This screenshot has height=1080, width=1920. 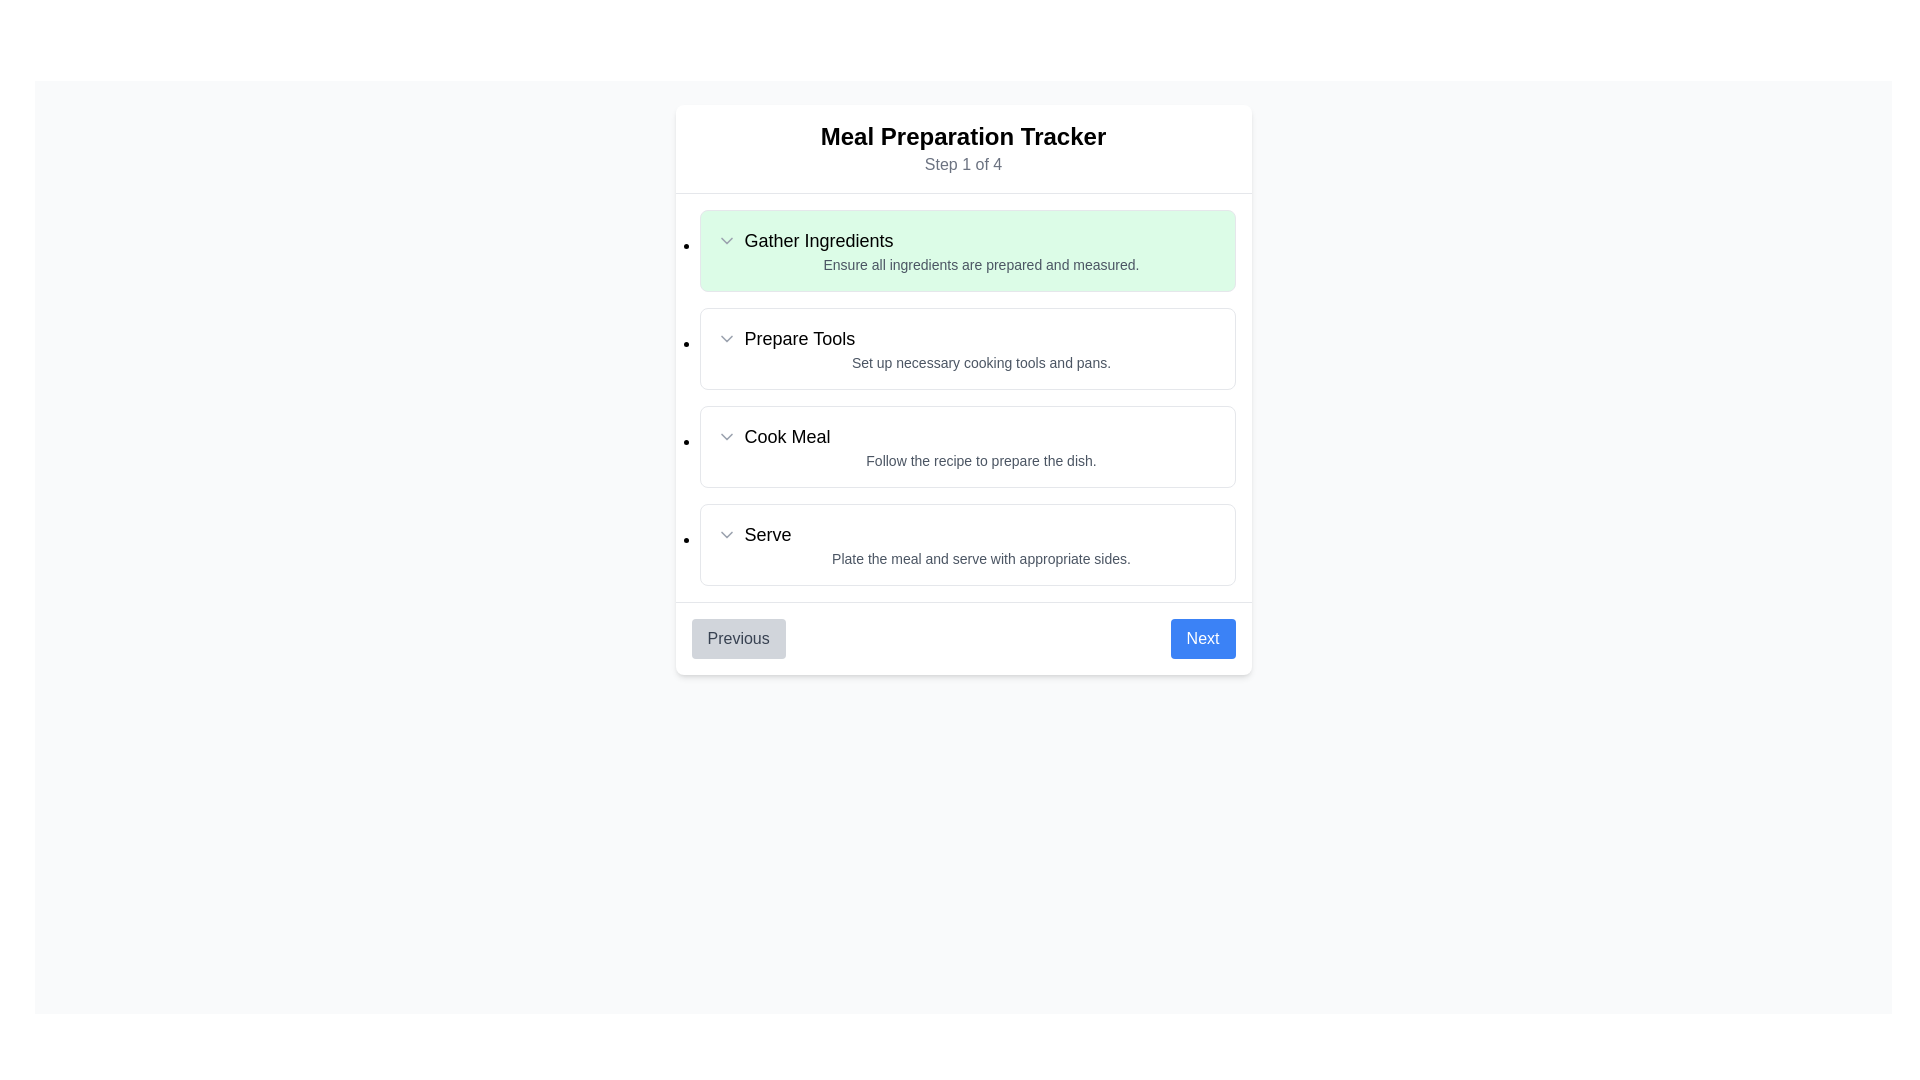 What do you see at coordinates (967, 446) in the screenshot?
I see `descriptive text of the third list item titled 'Cook Meal' in the 'Meal Preparation Tracker' interface` at bounding box center [967, 446].